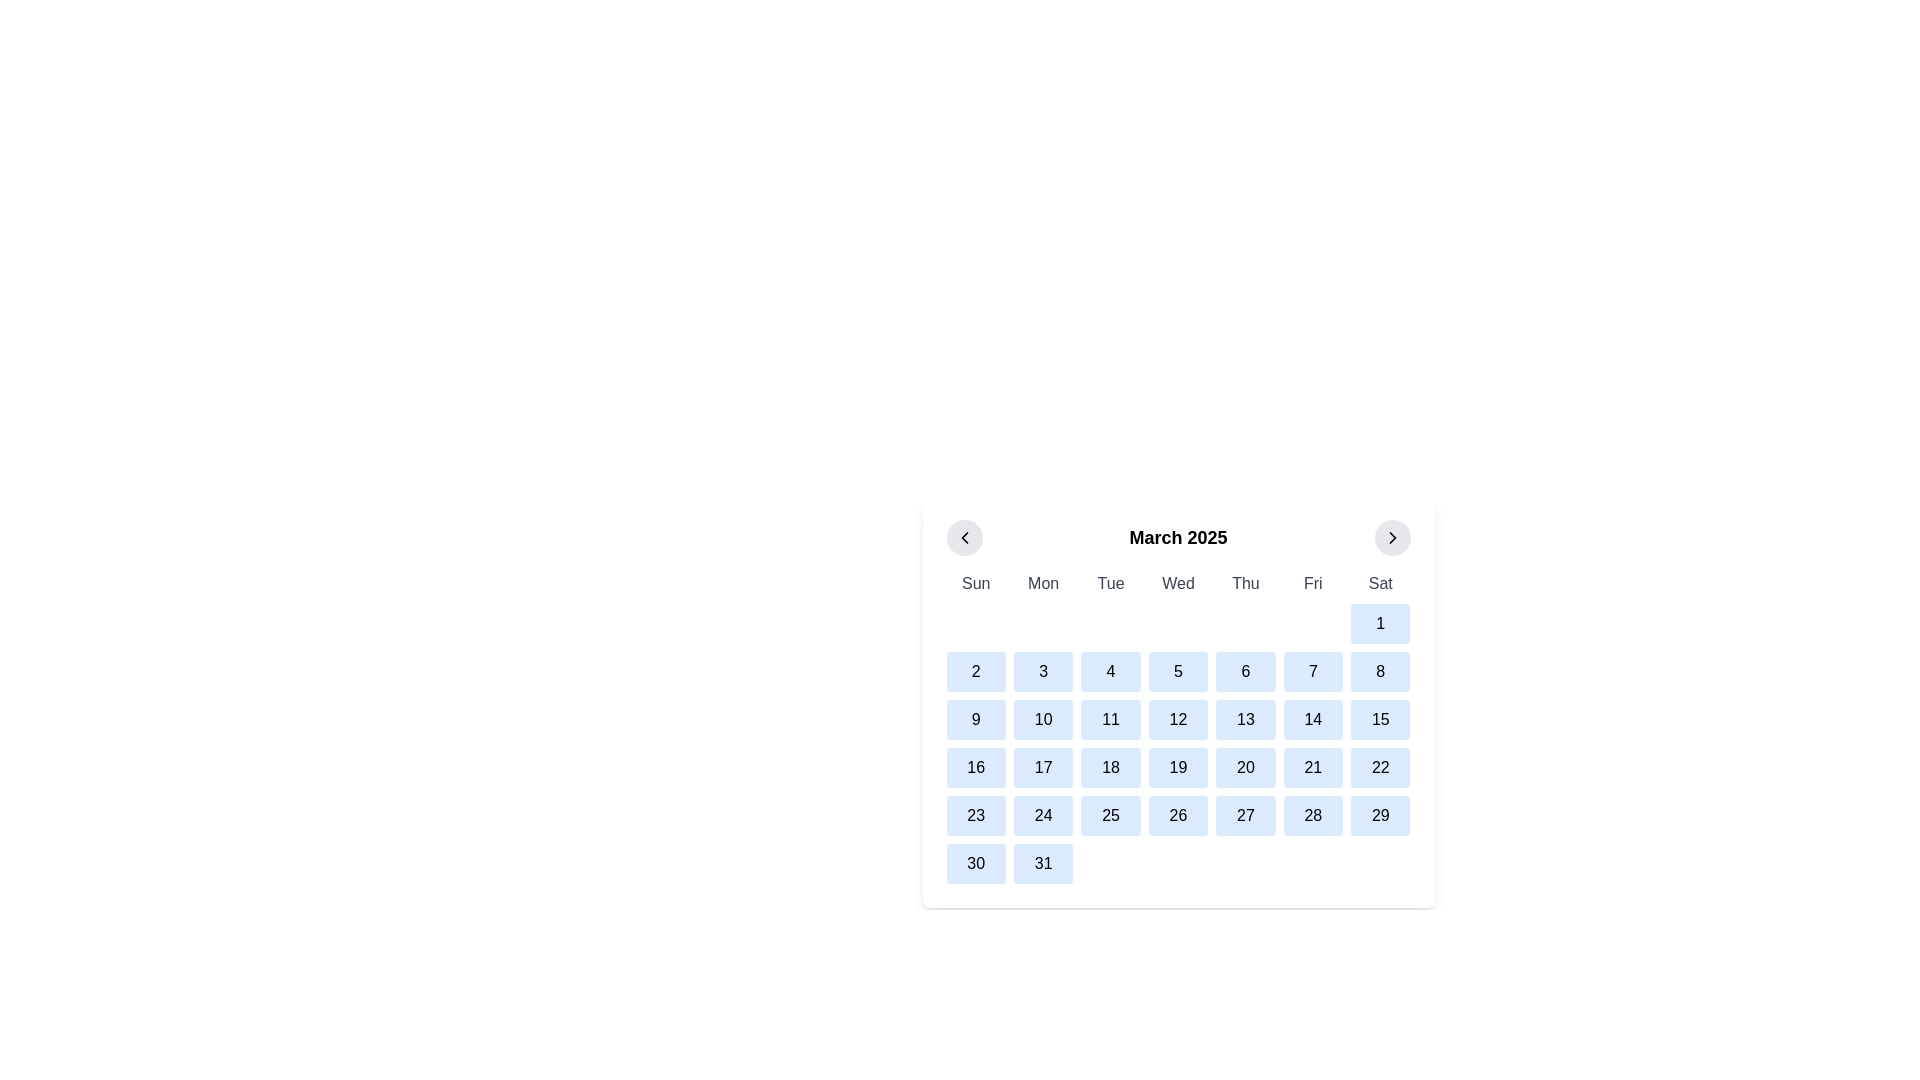 The height and width of the screenshot is (1080, 1920). I want to click on the circular light gray button icon located in the top-left corner of the calendar, so click(964, 536).